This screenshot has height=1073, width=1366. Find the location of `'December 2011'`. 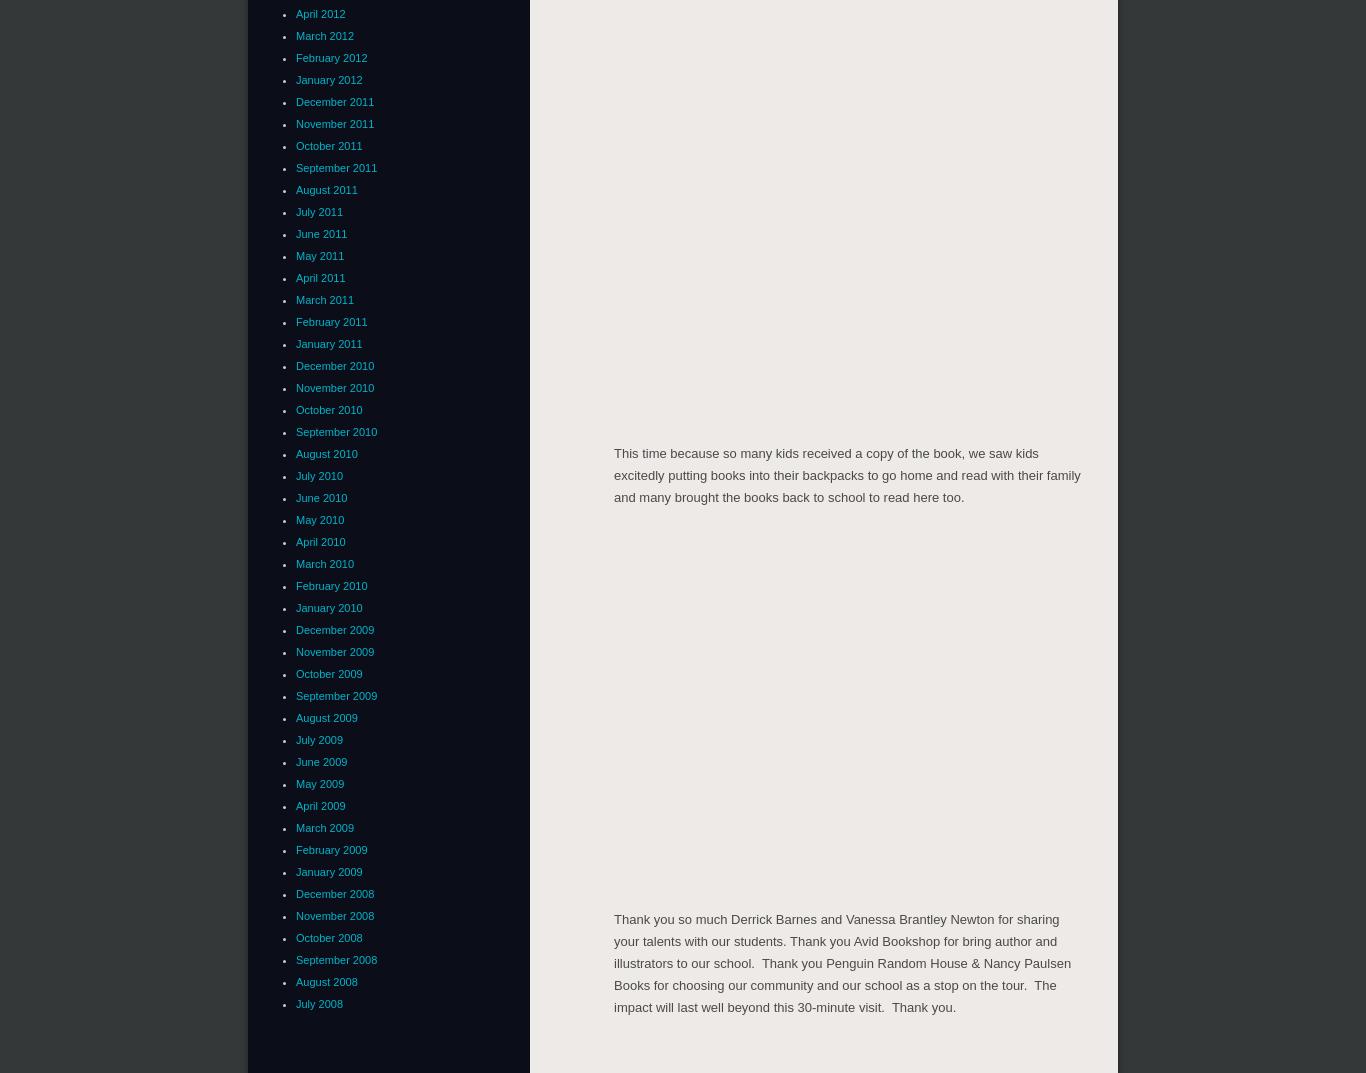

'December 2011' is located at coordinates (334, 100).